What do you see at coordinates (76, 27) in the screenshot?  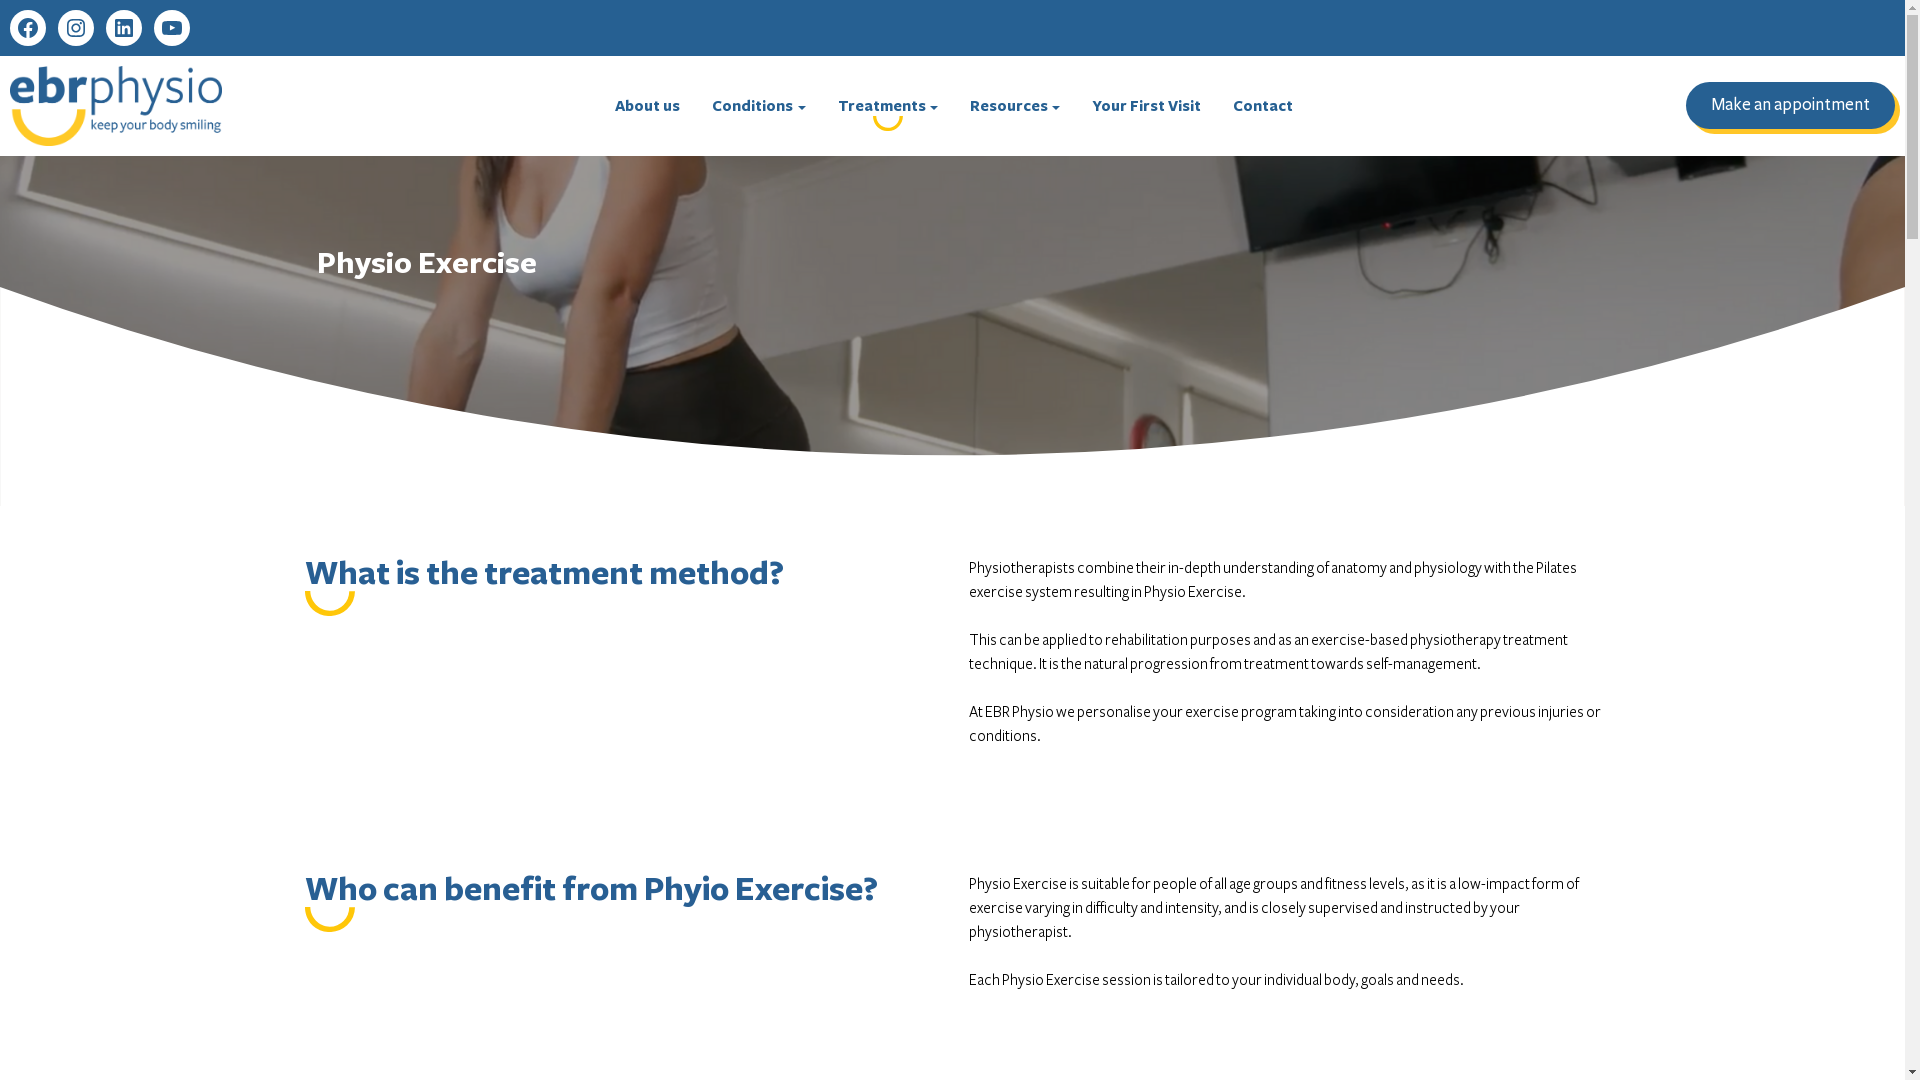 I see `'Instagram'` at bounding box center [76, 27].